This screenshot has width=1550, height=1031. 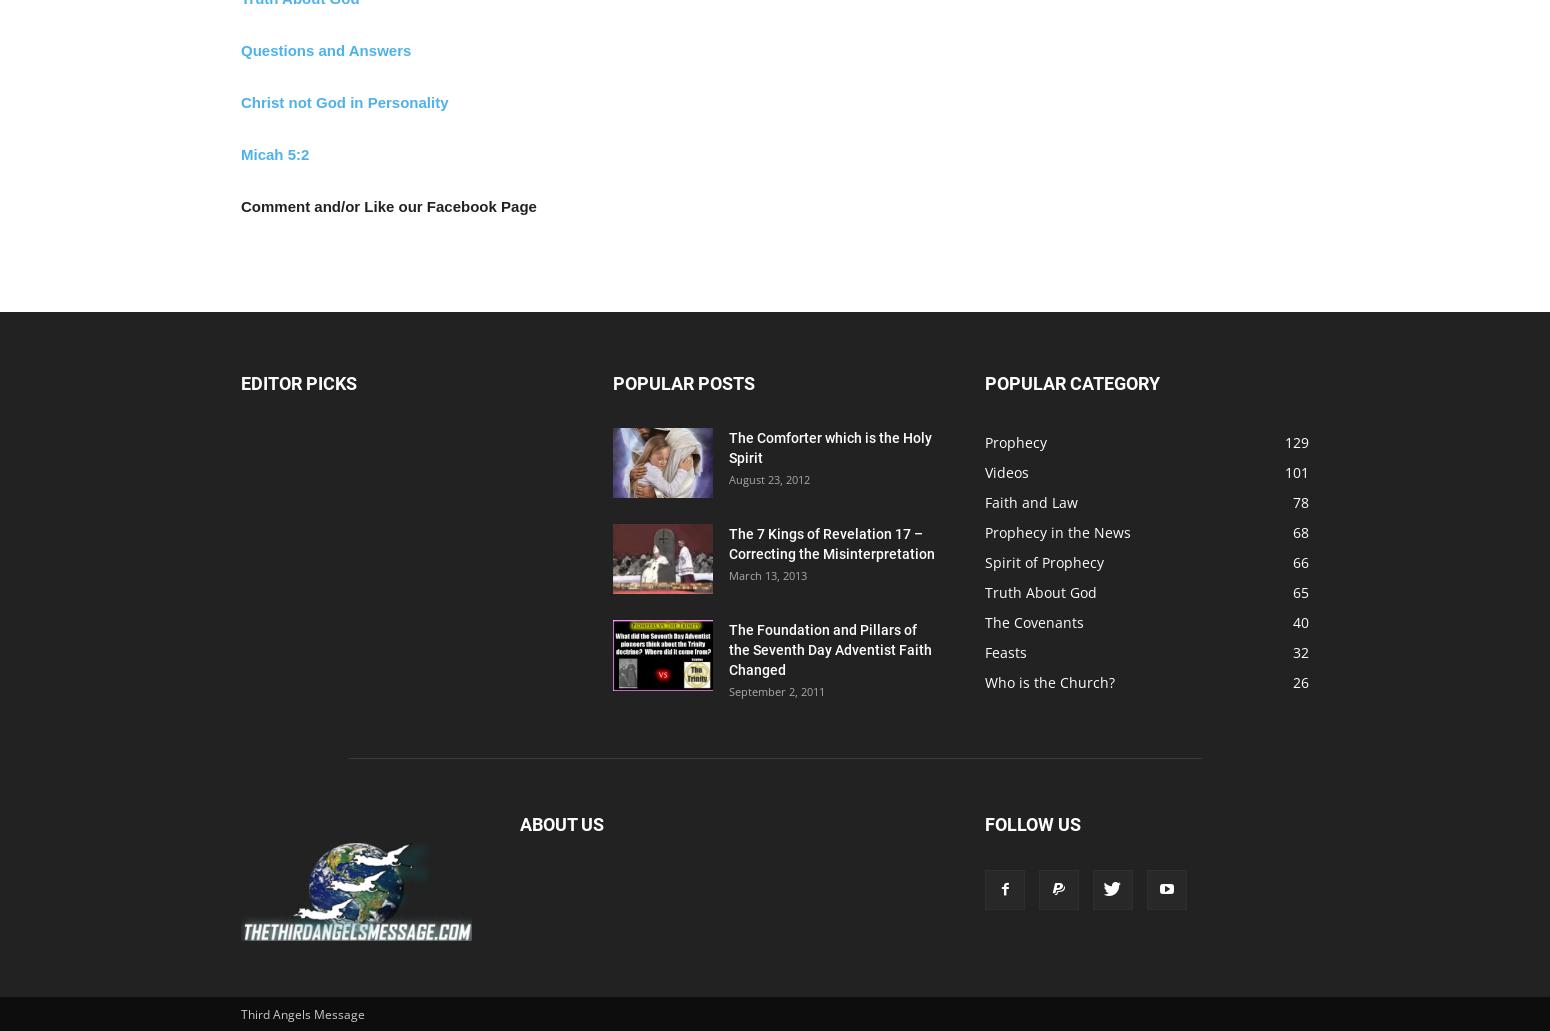 I want to click on 'Christ not God in Personality', so click(x=343, y=102).